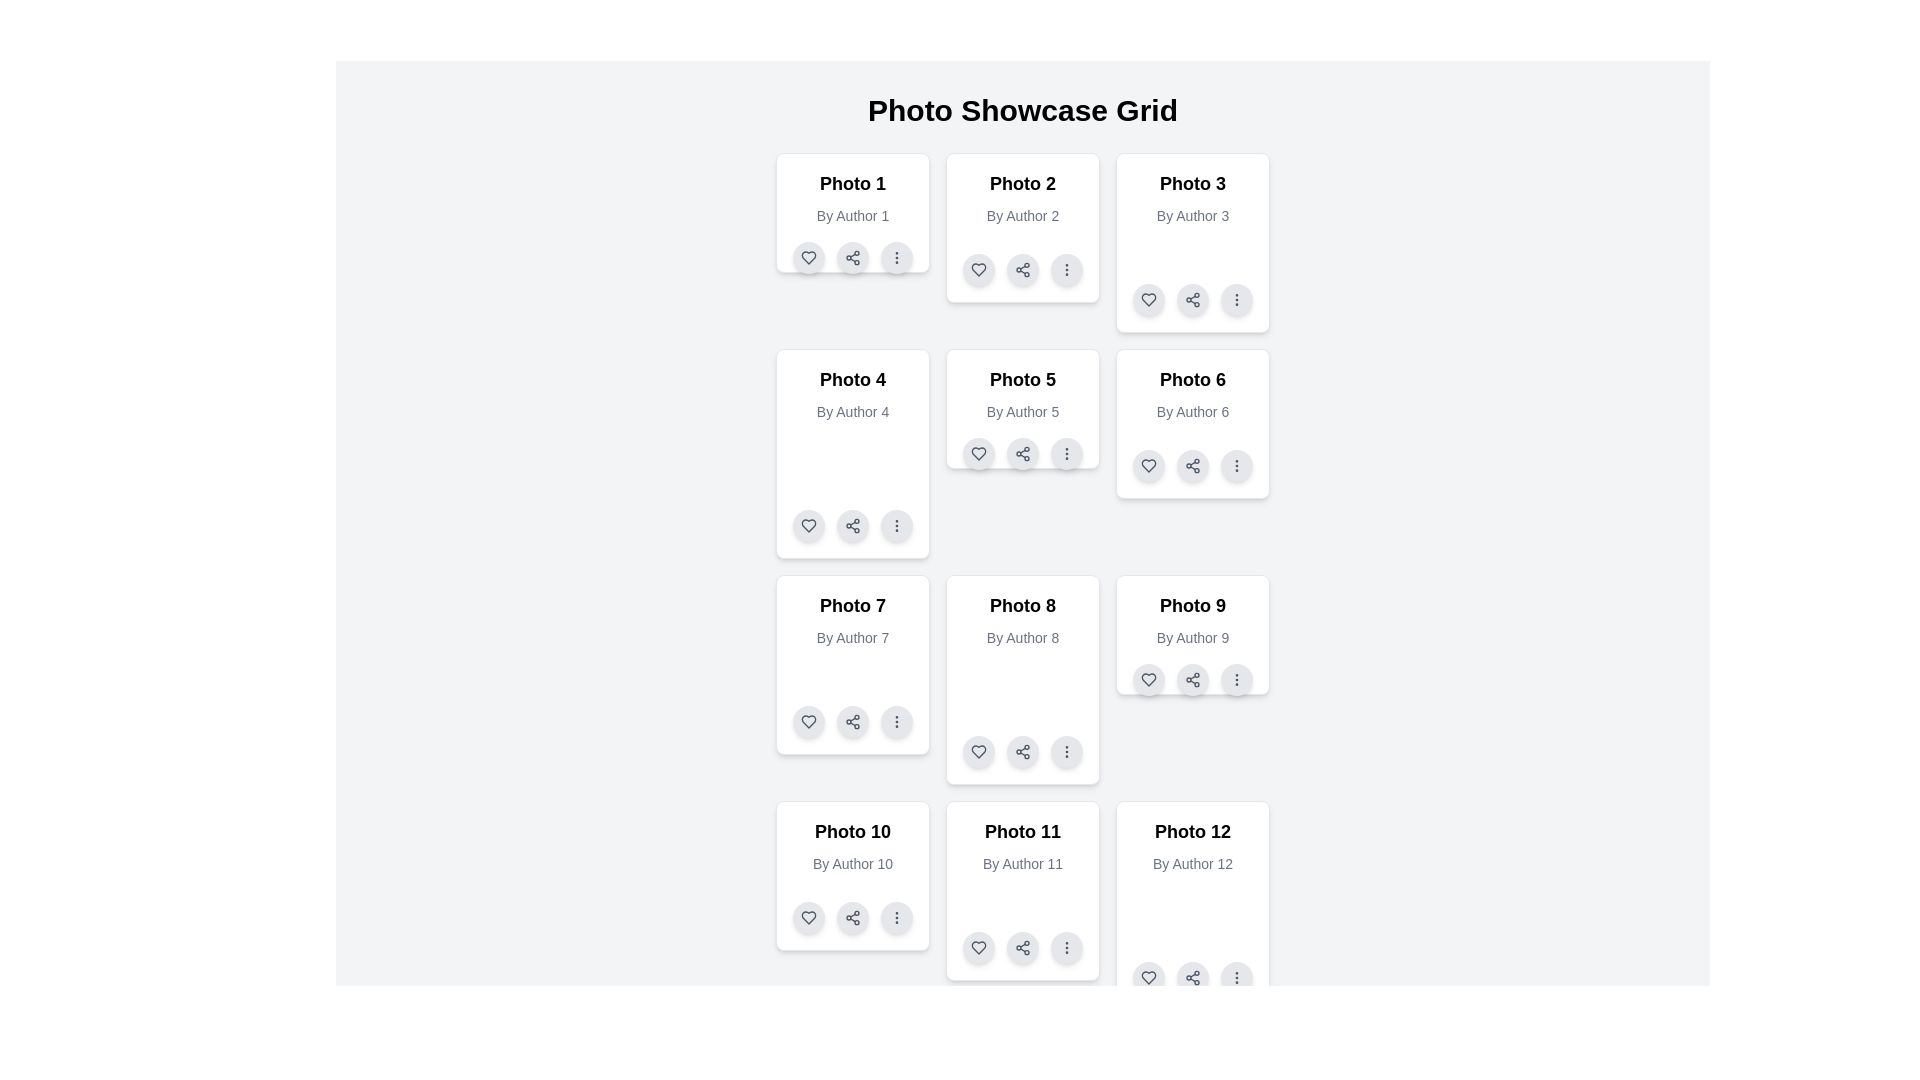 The image size is (1920, 1080). Describe the element at coordinates (979, 270) in the screenshot. I see `the circular button with a heart-shaped icon in the bottom-left corner of the 'Photo 2 By Author 2' card` at that location.